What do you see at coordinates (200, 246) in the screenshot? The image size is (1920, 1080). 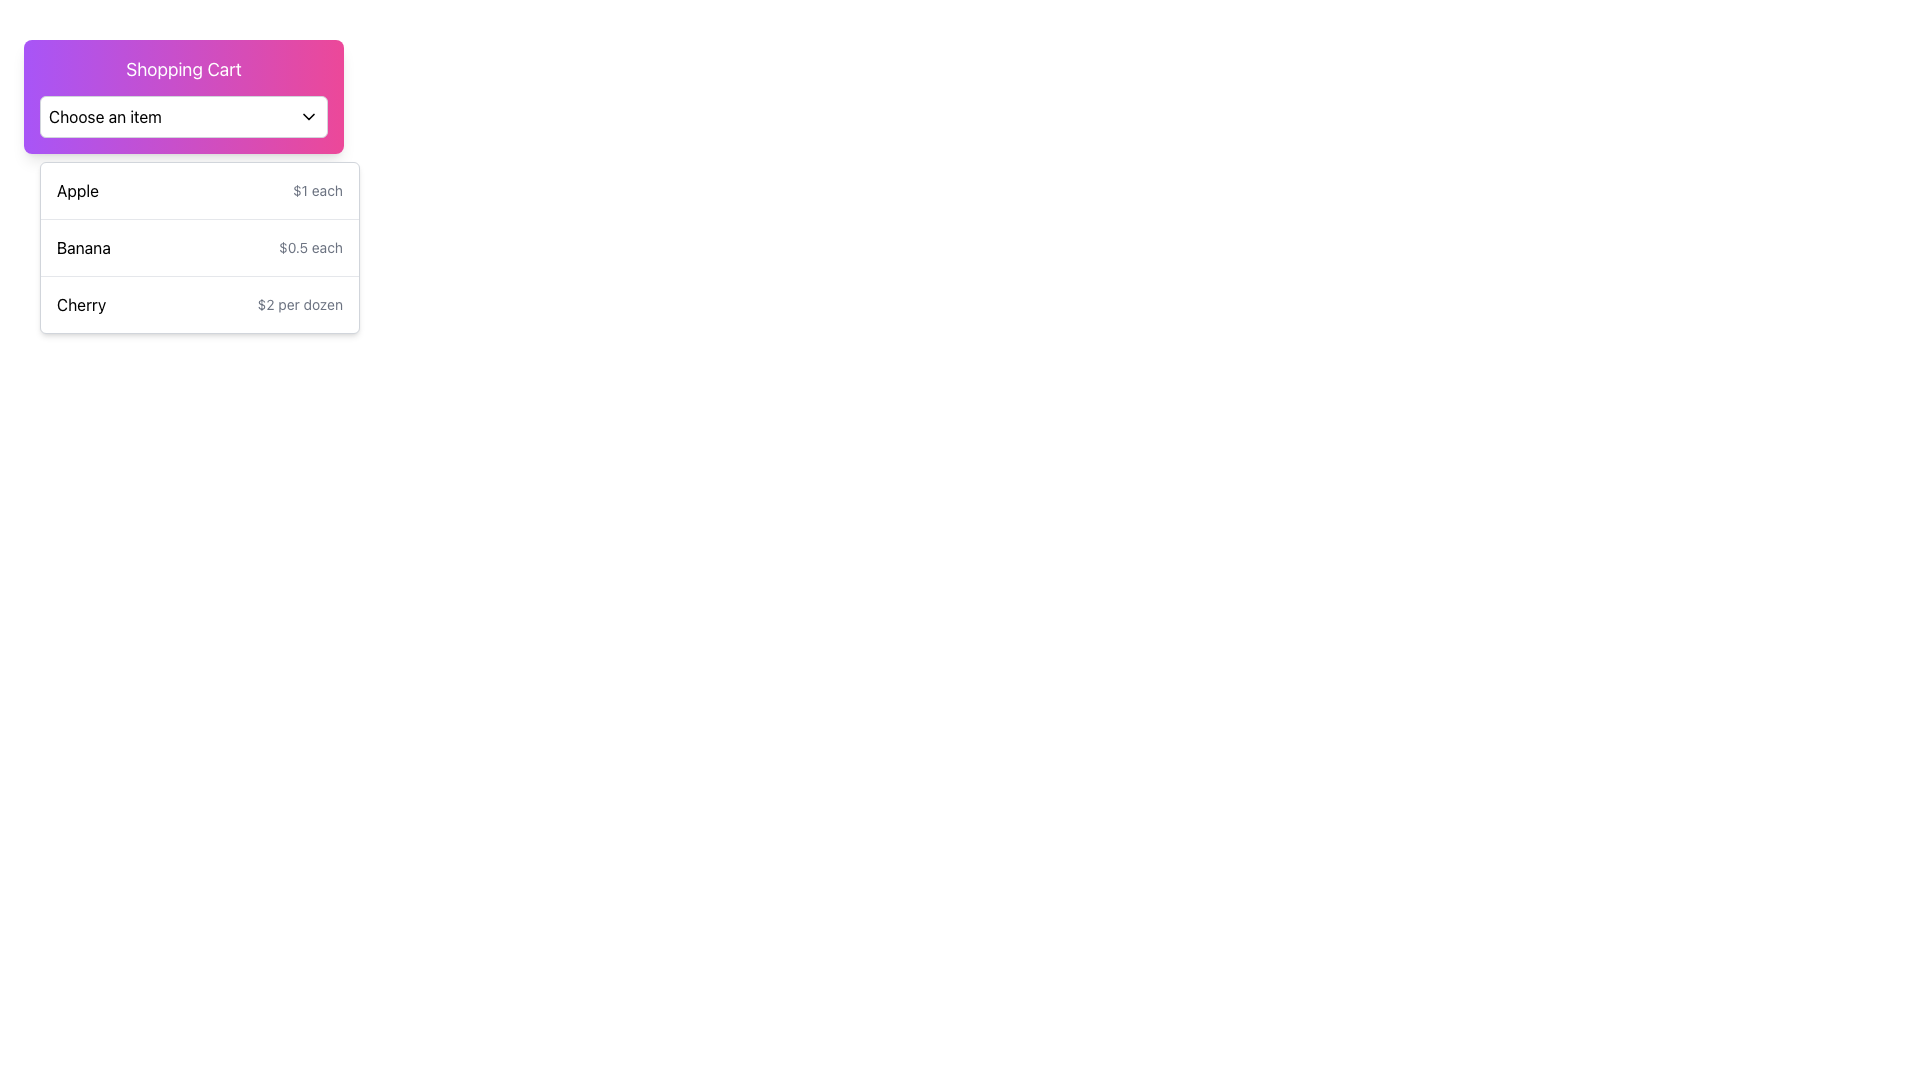 I see `the second item in the dropdown list, which is located below the 'Apple' row and above the 'Cherry' row` at bounding box center [200, 246].